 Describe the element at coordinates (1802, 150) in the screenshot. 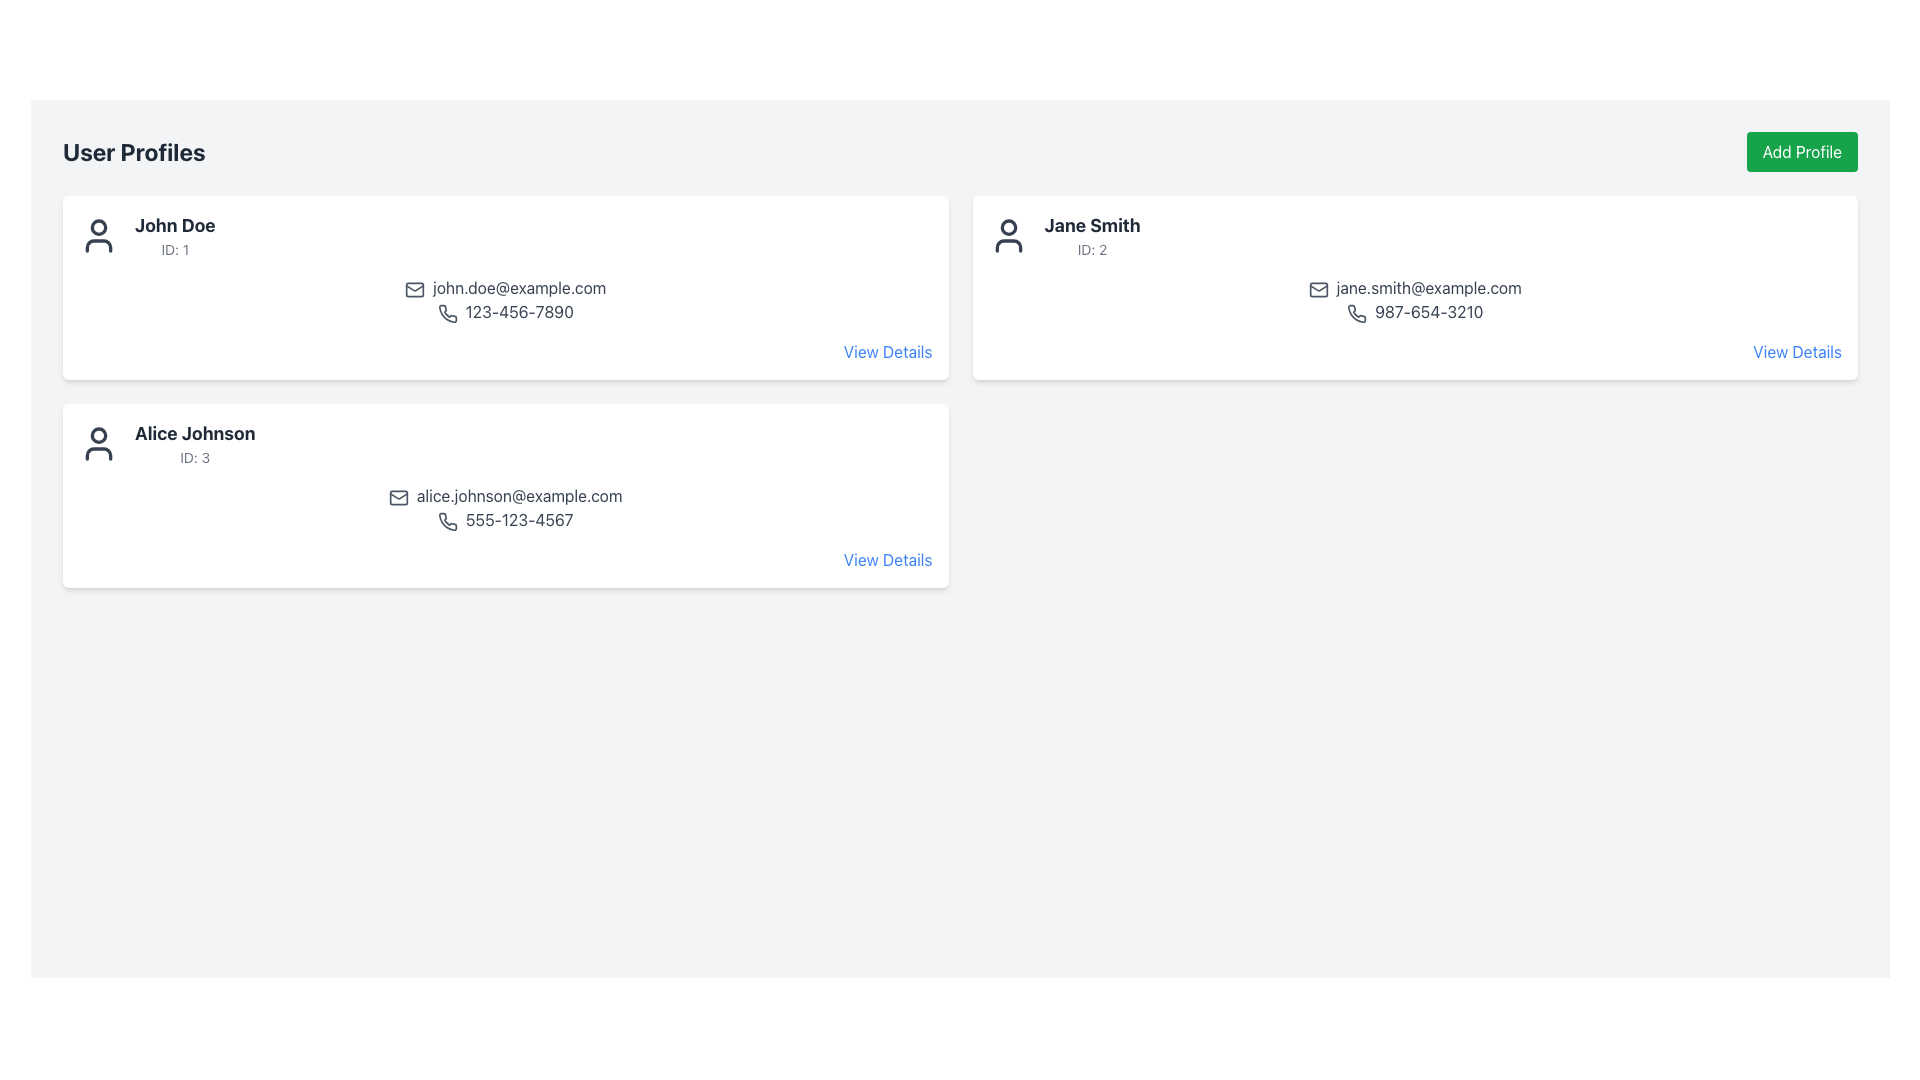

I see `the button located at the top-right corner of the interface, next to the 'User Profiles' section heading` at that location.